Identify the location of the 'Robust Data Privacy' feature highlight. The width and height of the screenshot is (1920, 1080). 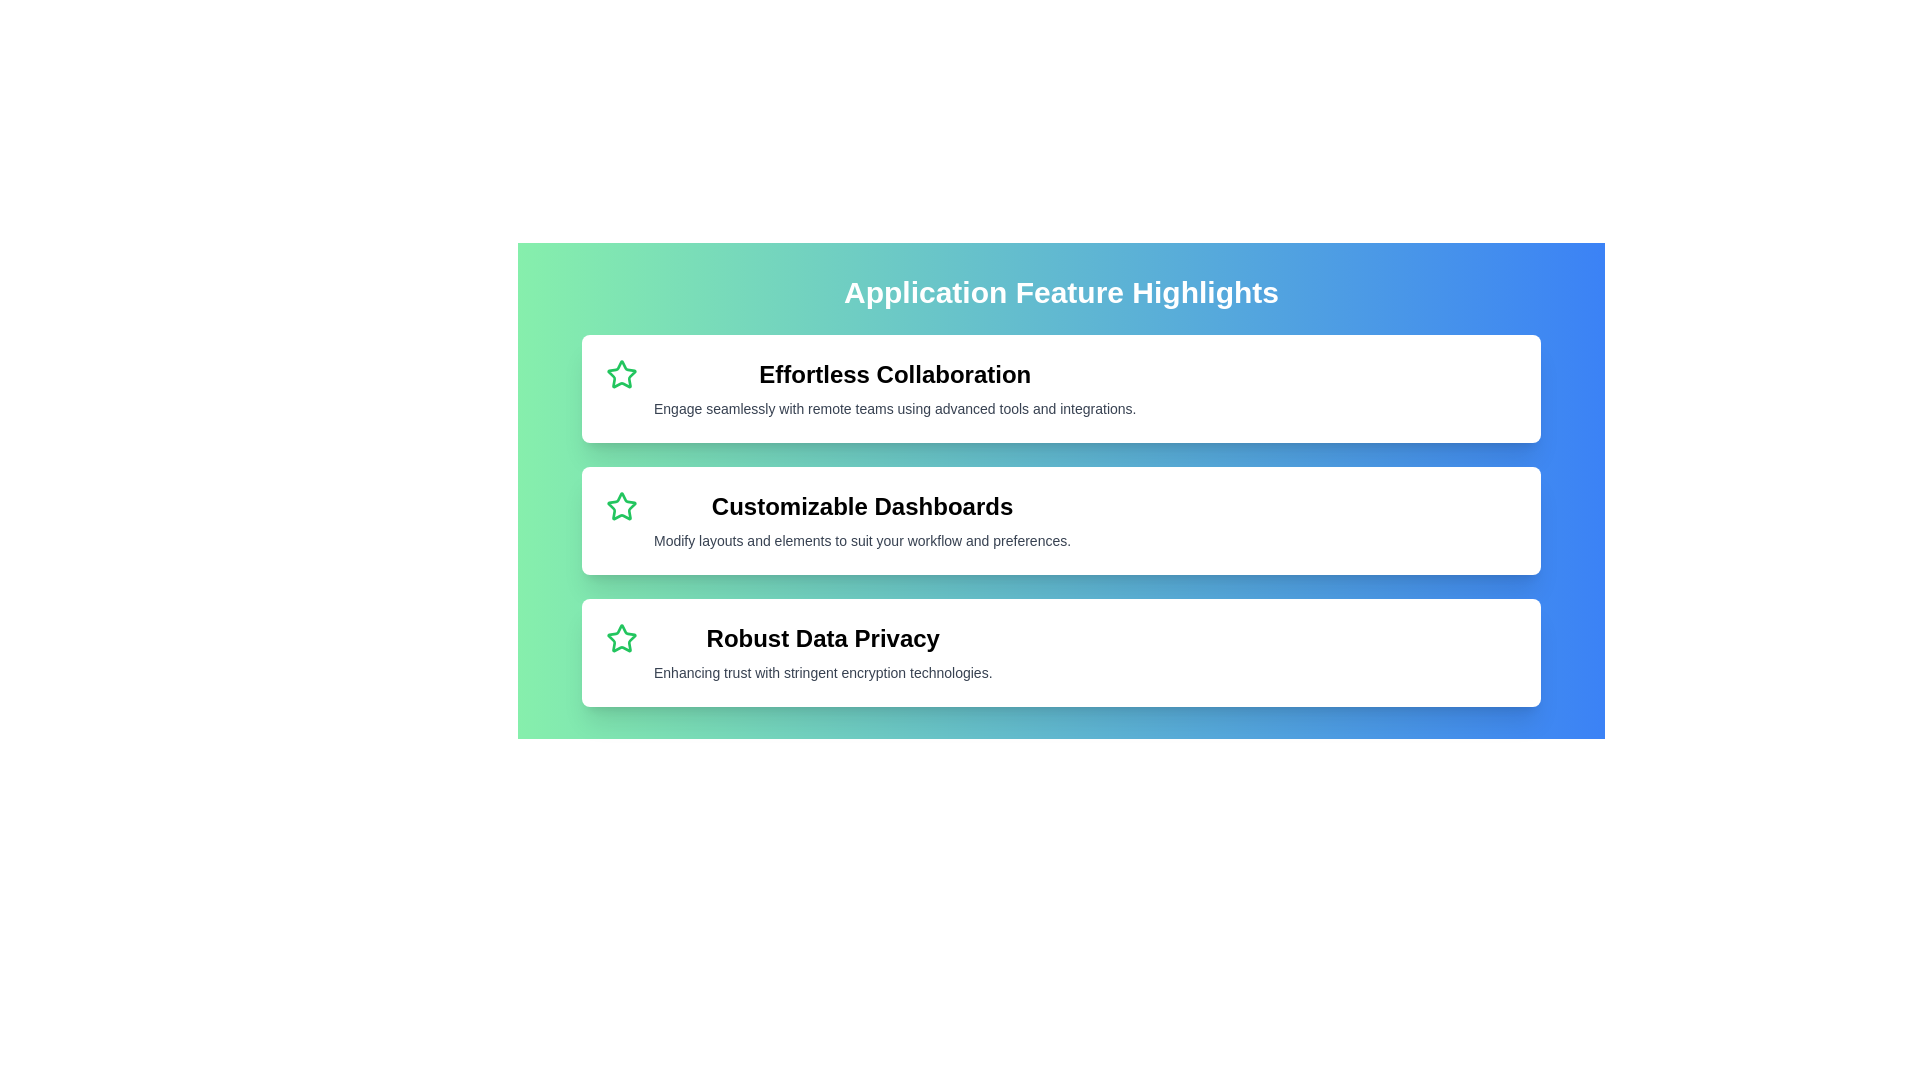
(1060, 652).